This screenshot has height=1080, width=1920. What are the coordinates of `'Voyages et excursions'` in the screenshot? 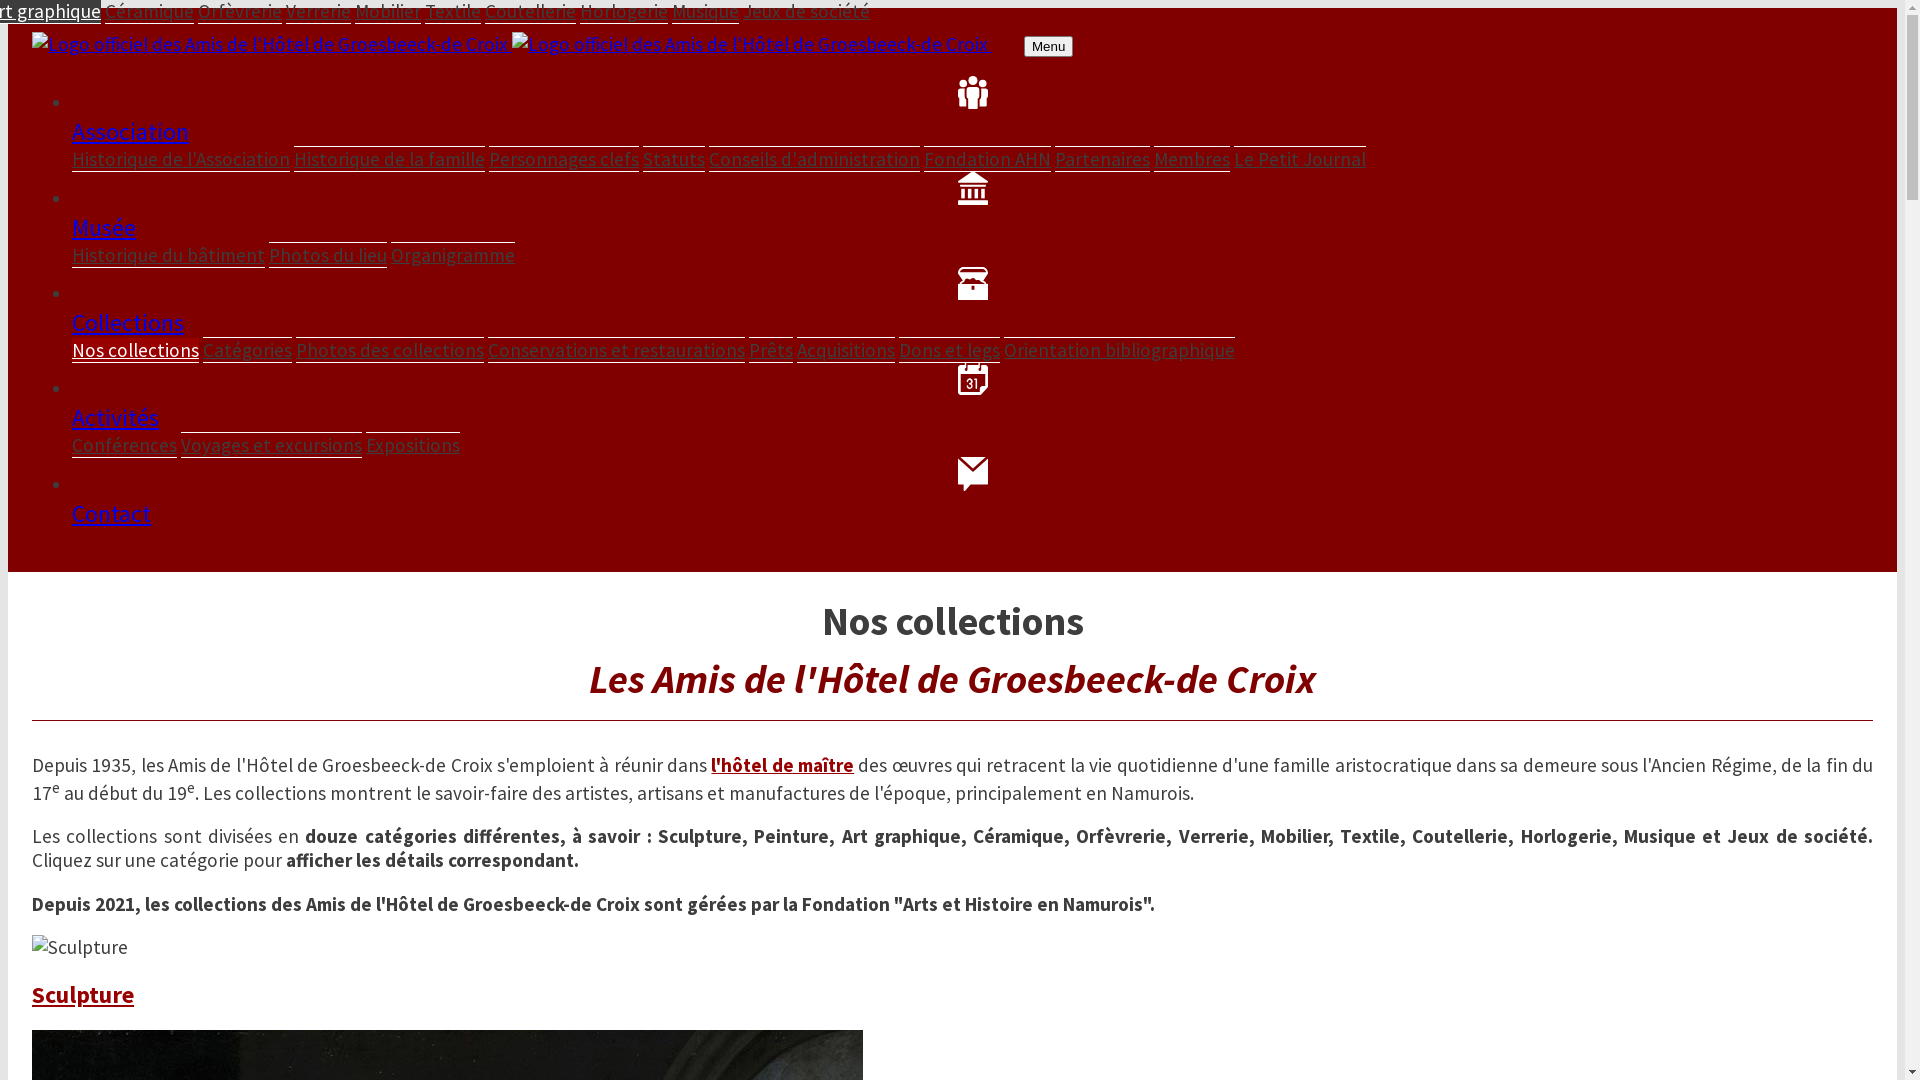 It's located at (270, 443).